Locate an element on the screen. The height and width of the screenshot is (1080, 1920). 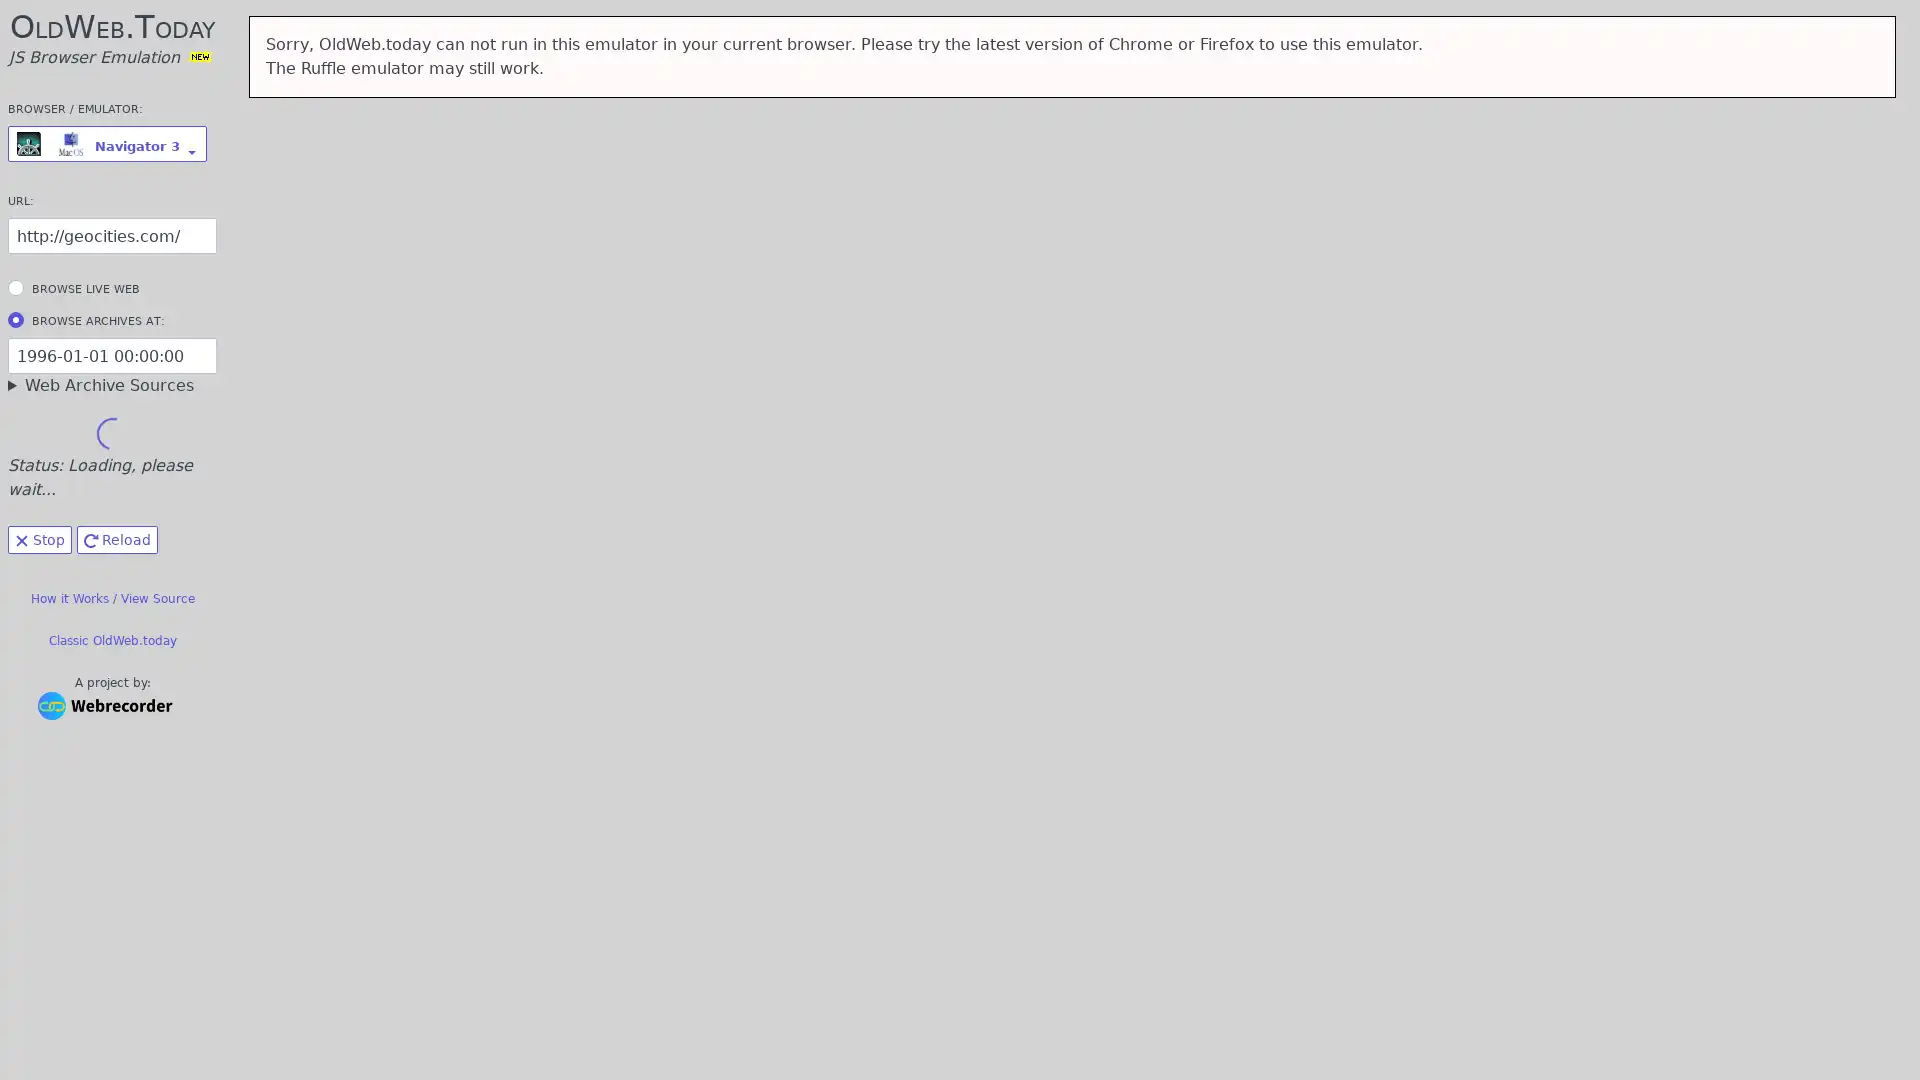
Stop is located at coordinates (39, 540).